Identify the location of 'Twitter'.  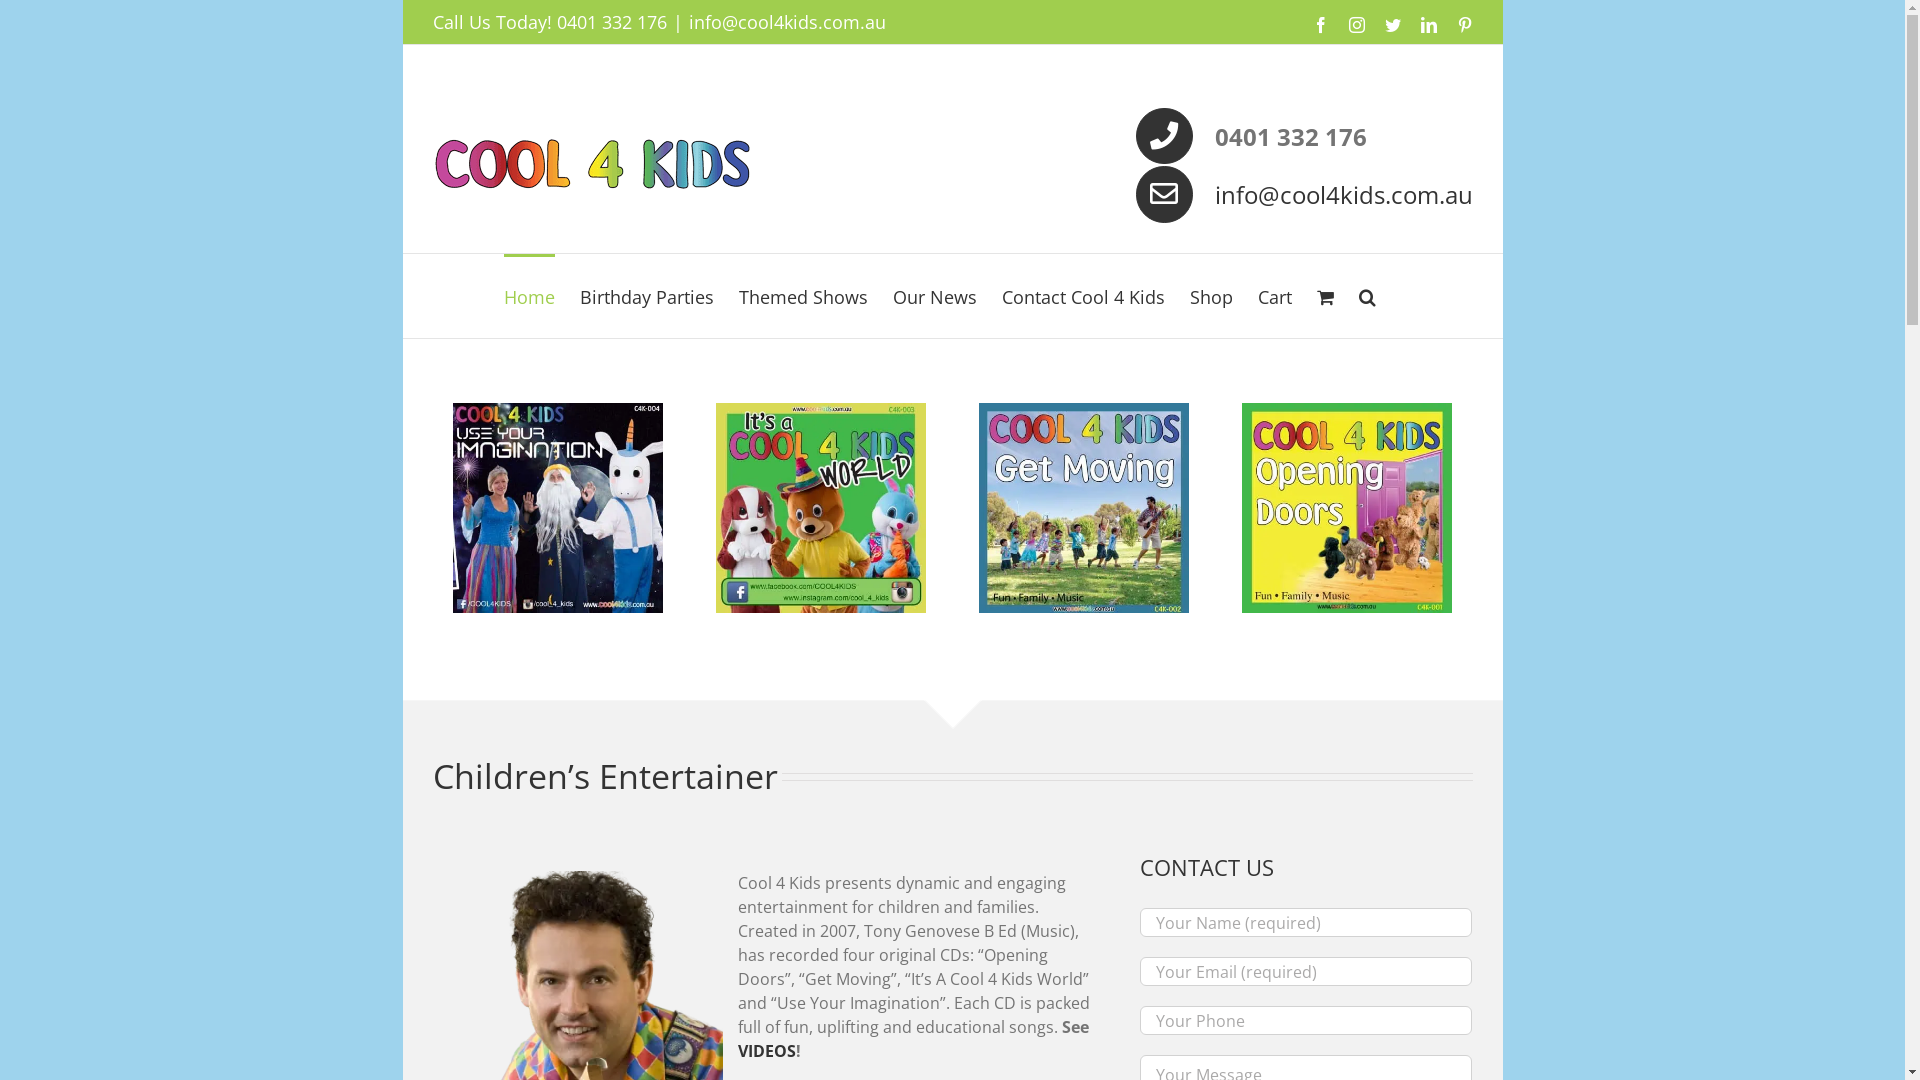
(1382, 24).